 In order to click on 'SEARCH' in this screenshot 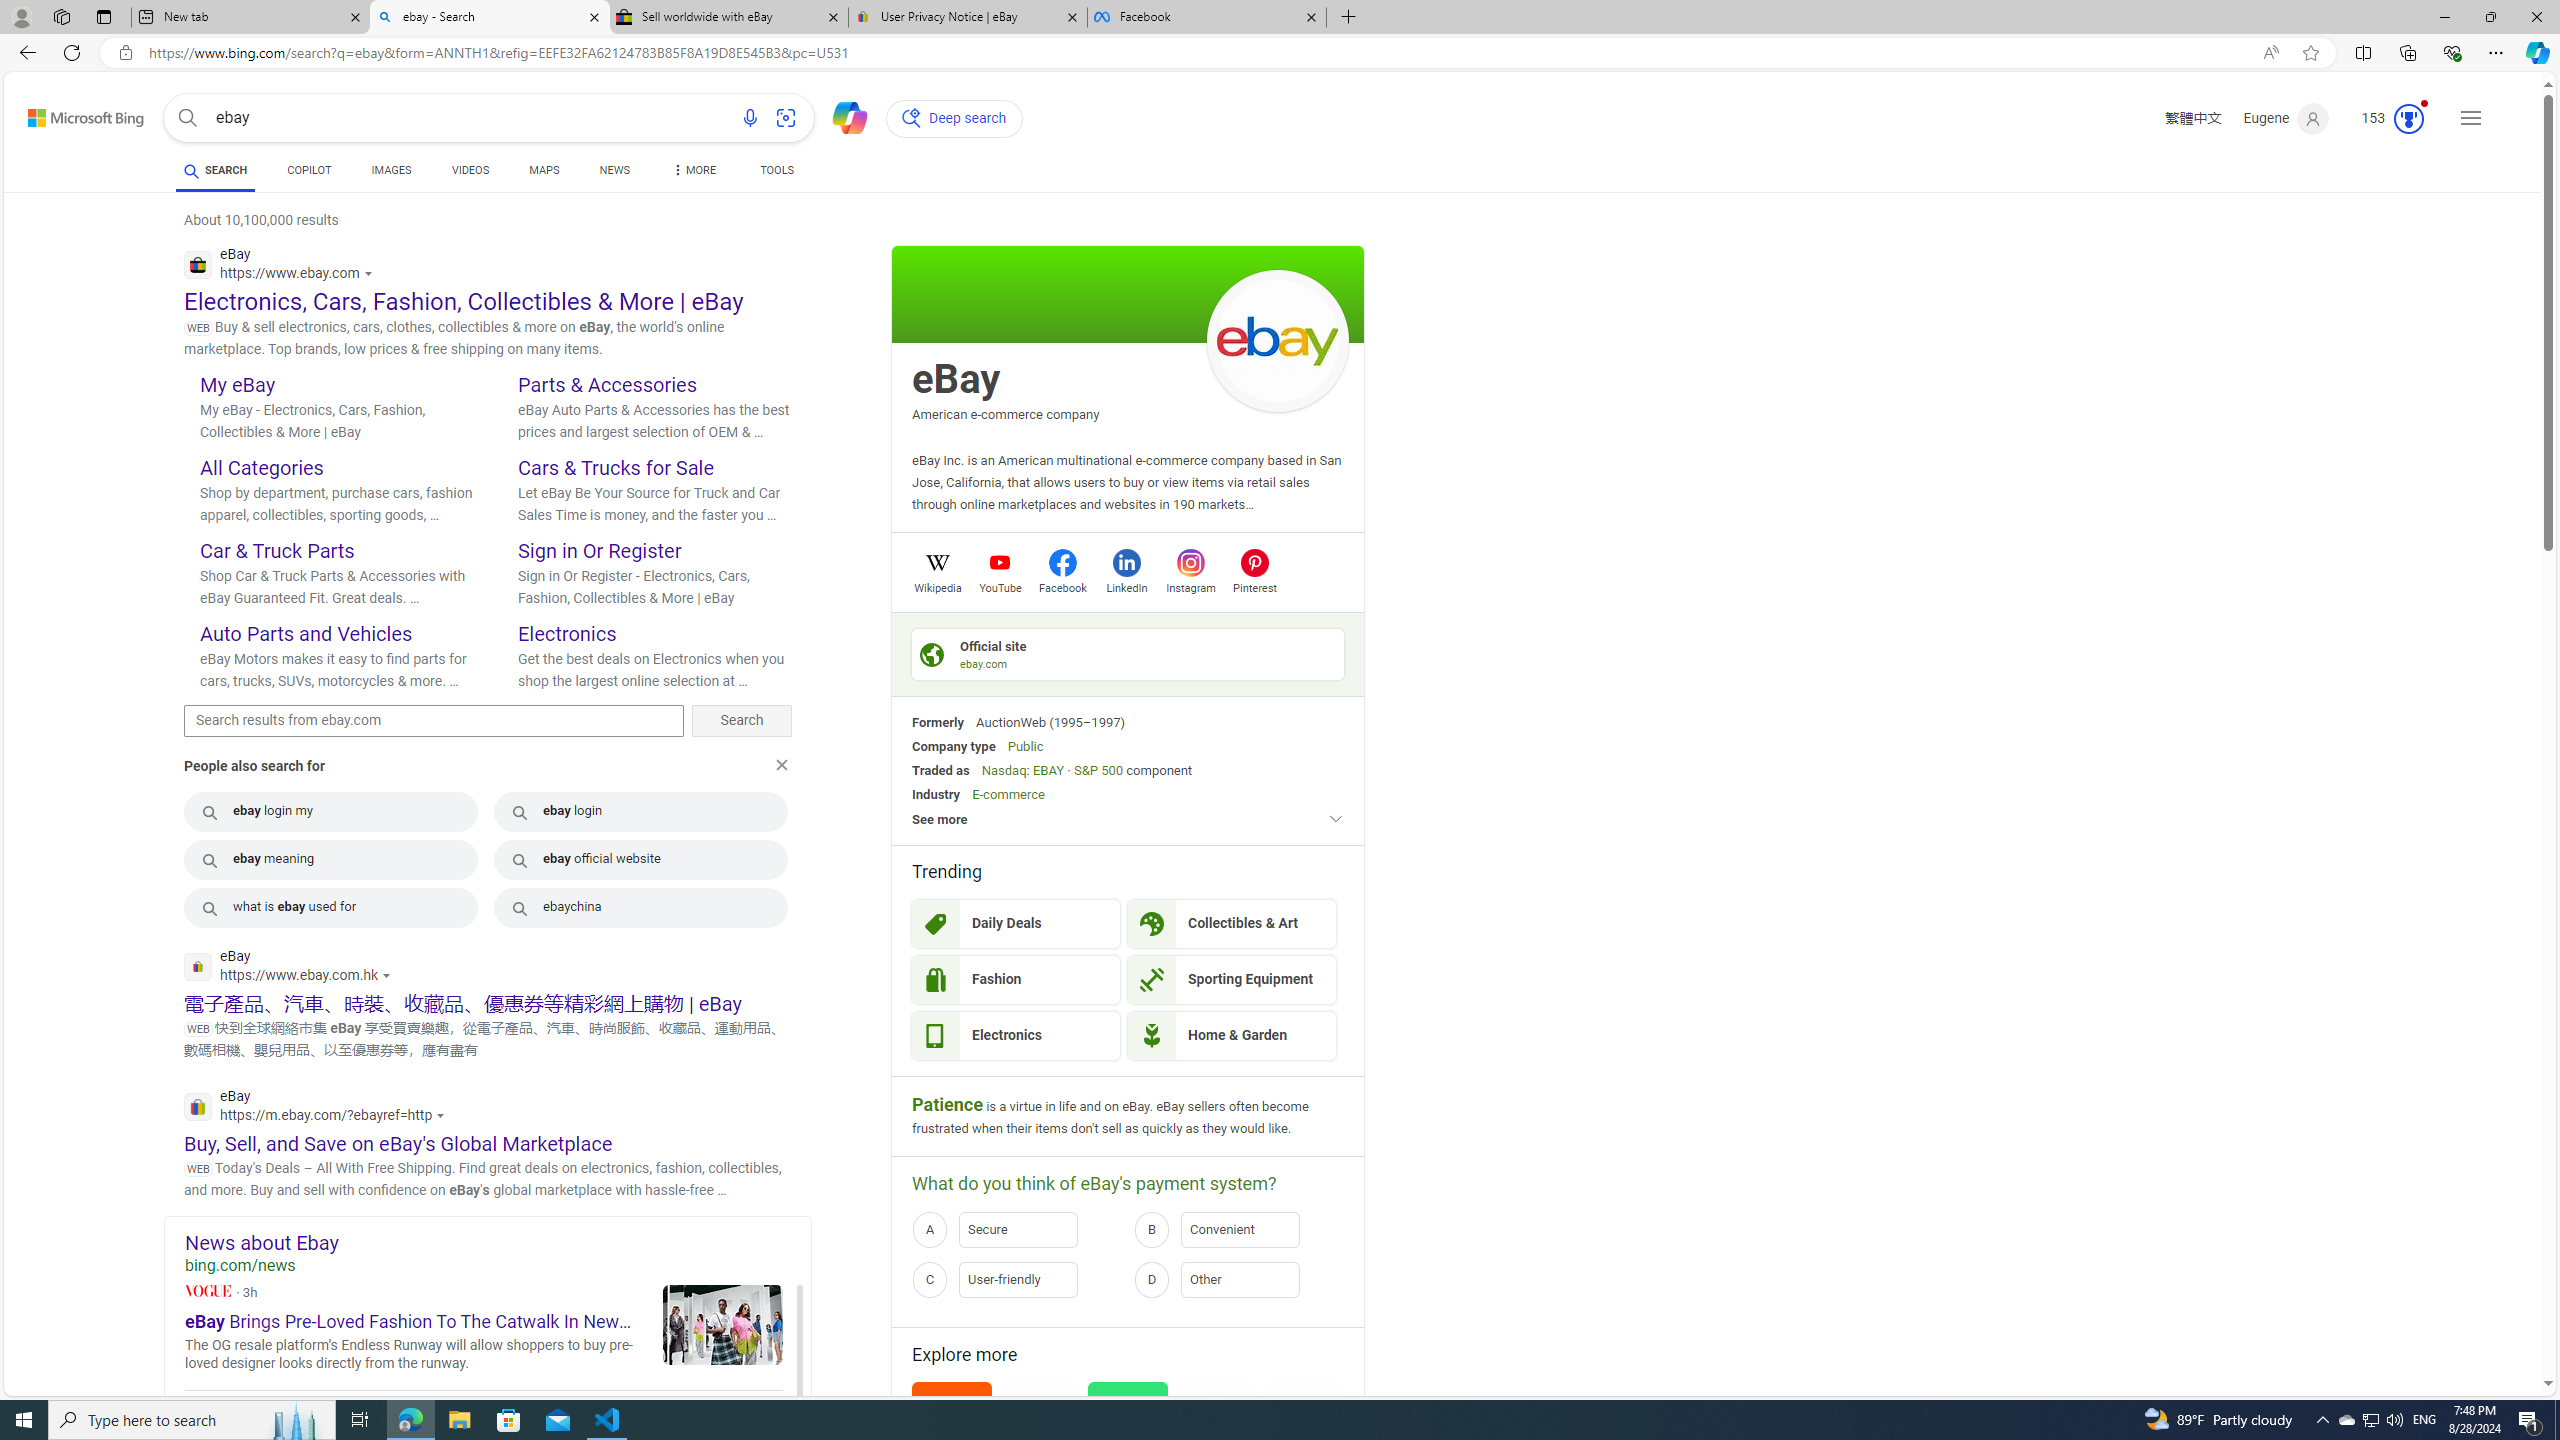, I will do `click(216, 169)`.